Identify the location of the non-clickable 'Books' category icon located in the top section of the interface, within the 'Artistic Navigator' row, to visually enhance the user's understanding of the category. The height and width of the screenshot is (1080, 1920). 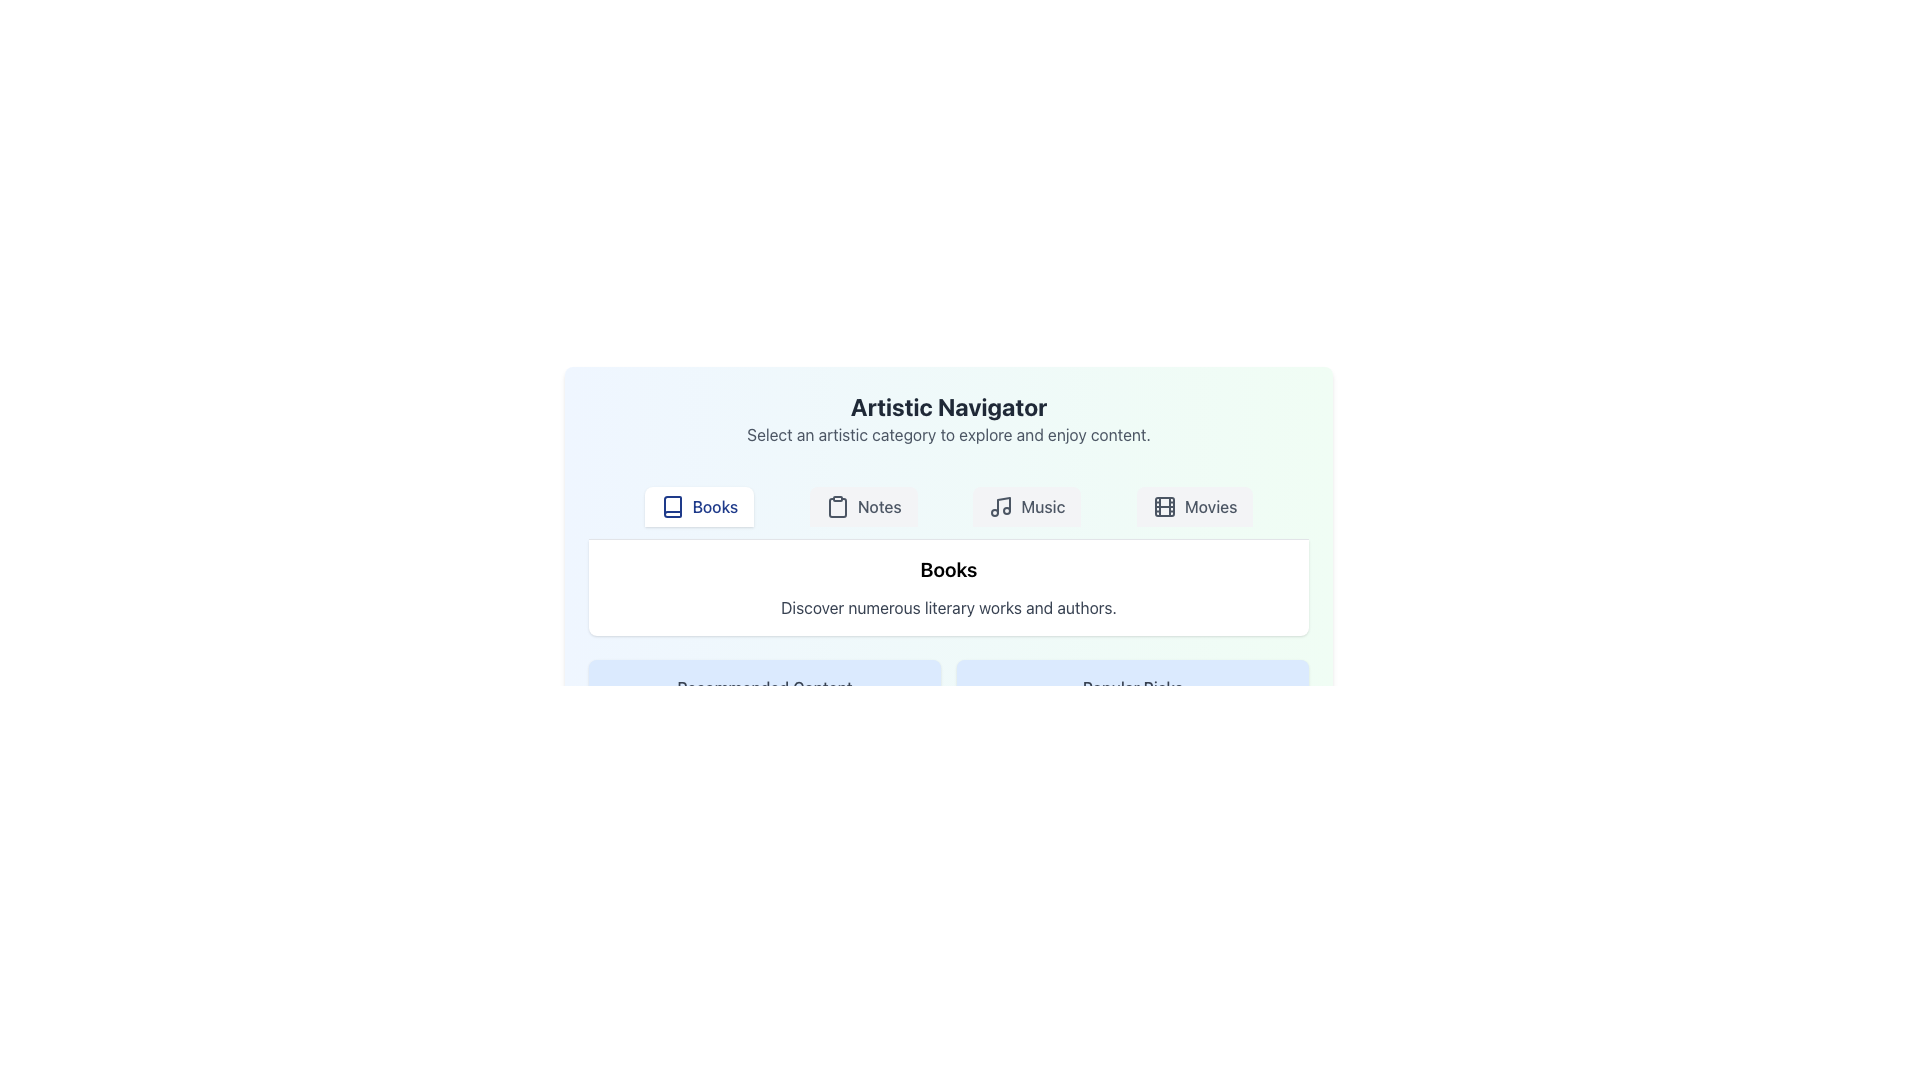
(672, 505).